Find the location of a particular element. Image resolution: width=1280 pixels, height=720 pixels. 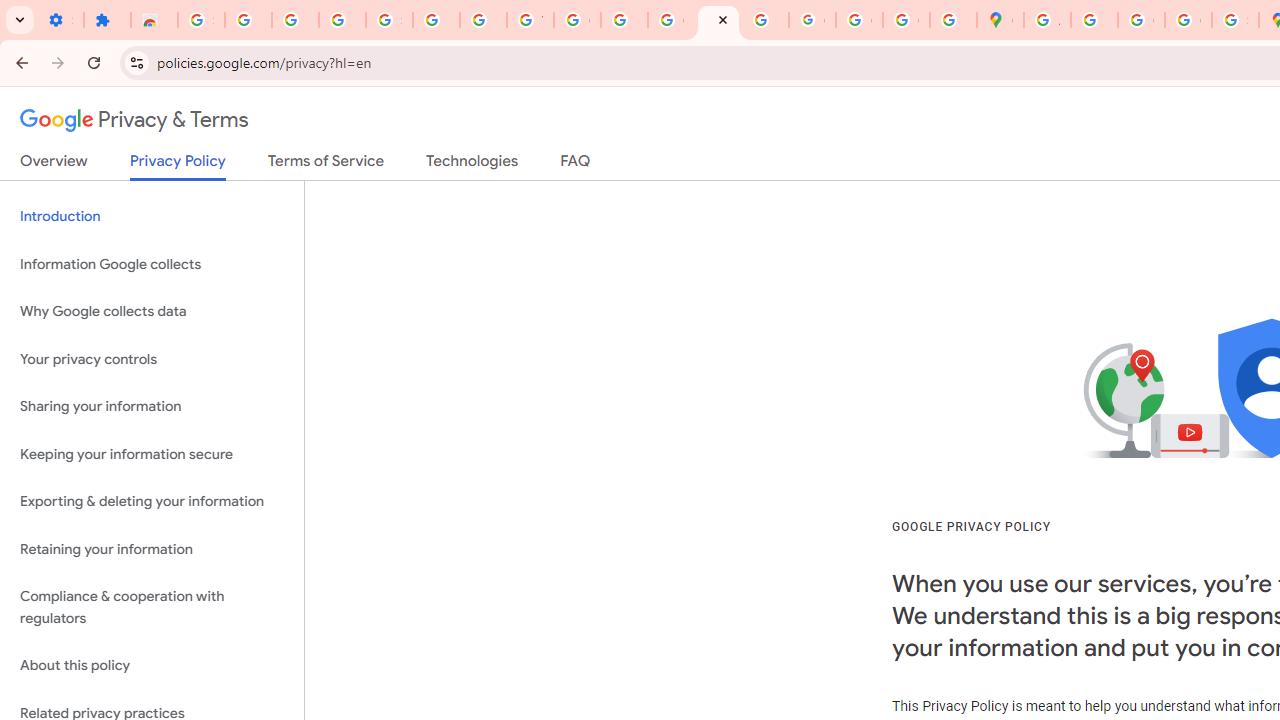

'Your privacy controls' is located at coordinates (151, 358).